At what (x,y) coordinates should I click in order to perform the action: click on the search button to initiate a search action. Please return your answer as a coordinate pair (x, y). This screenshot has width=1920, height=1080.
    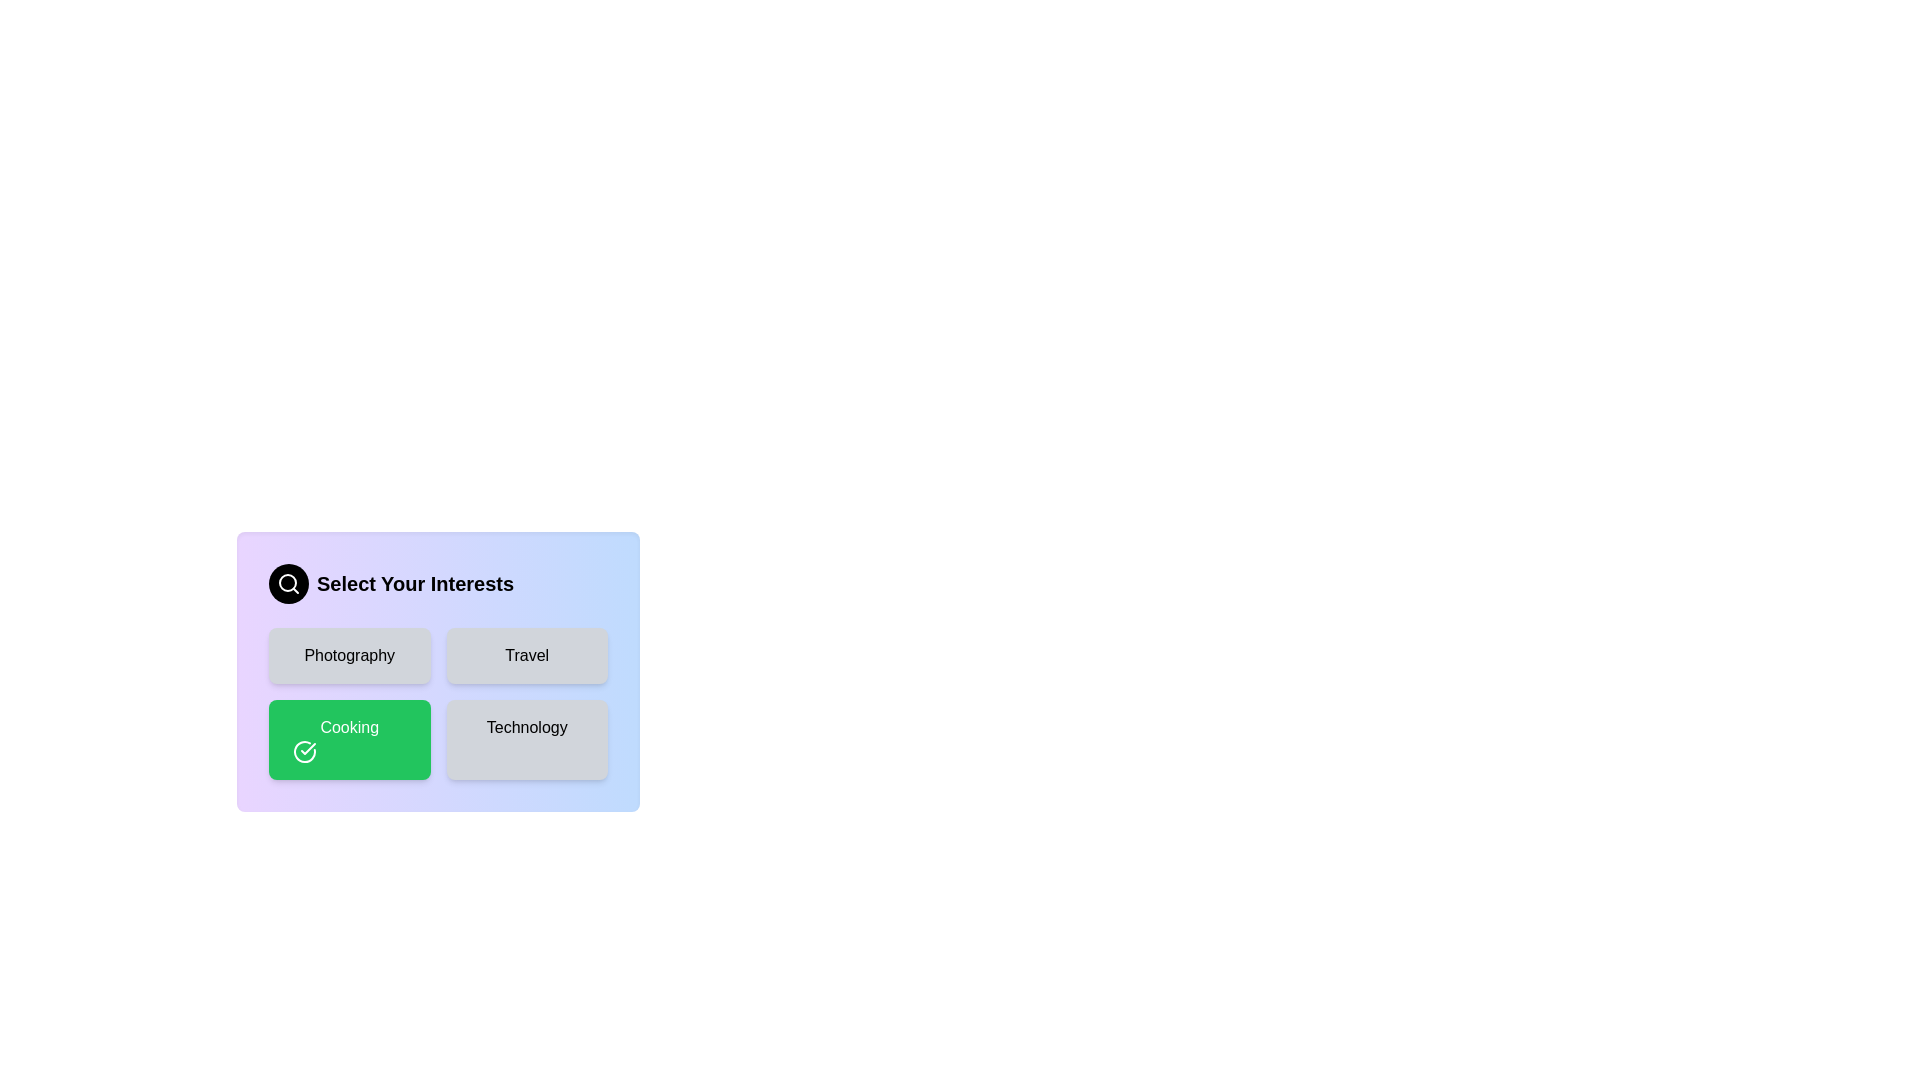
    Looking at the image, I should click on (287, 583).